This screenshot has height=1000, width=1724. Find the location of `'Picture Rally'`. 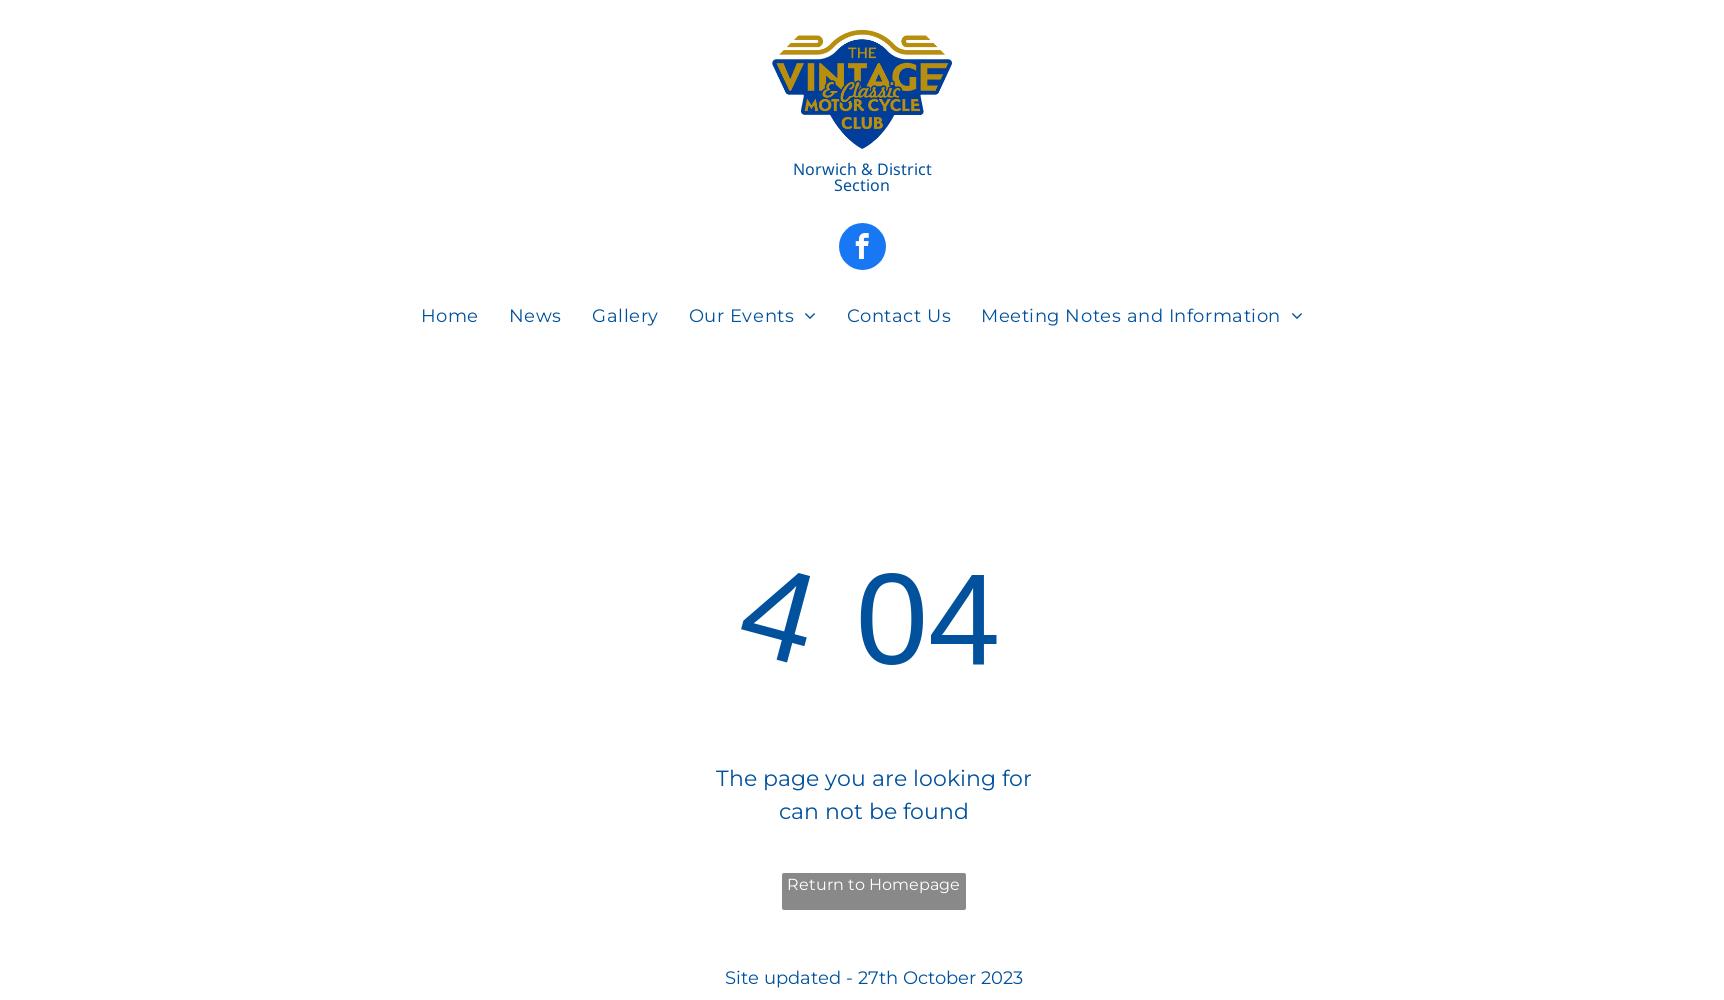

'Picture Rally' is located at coordinates (764, 437).